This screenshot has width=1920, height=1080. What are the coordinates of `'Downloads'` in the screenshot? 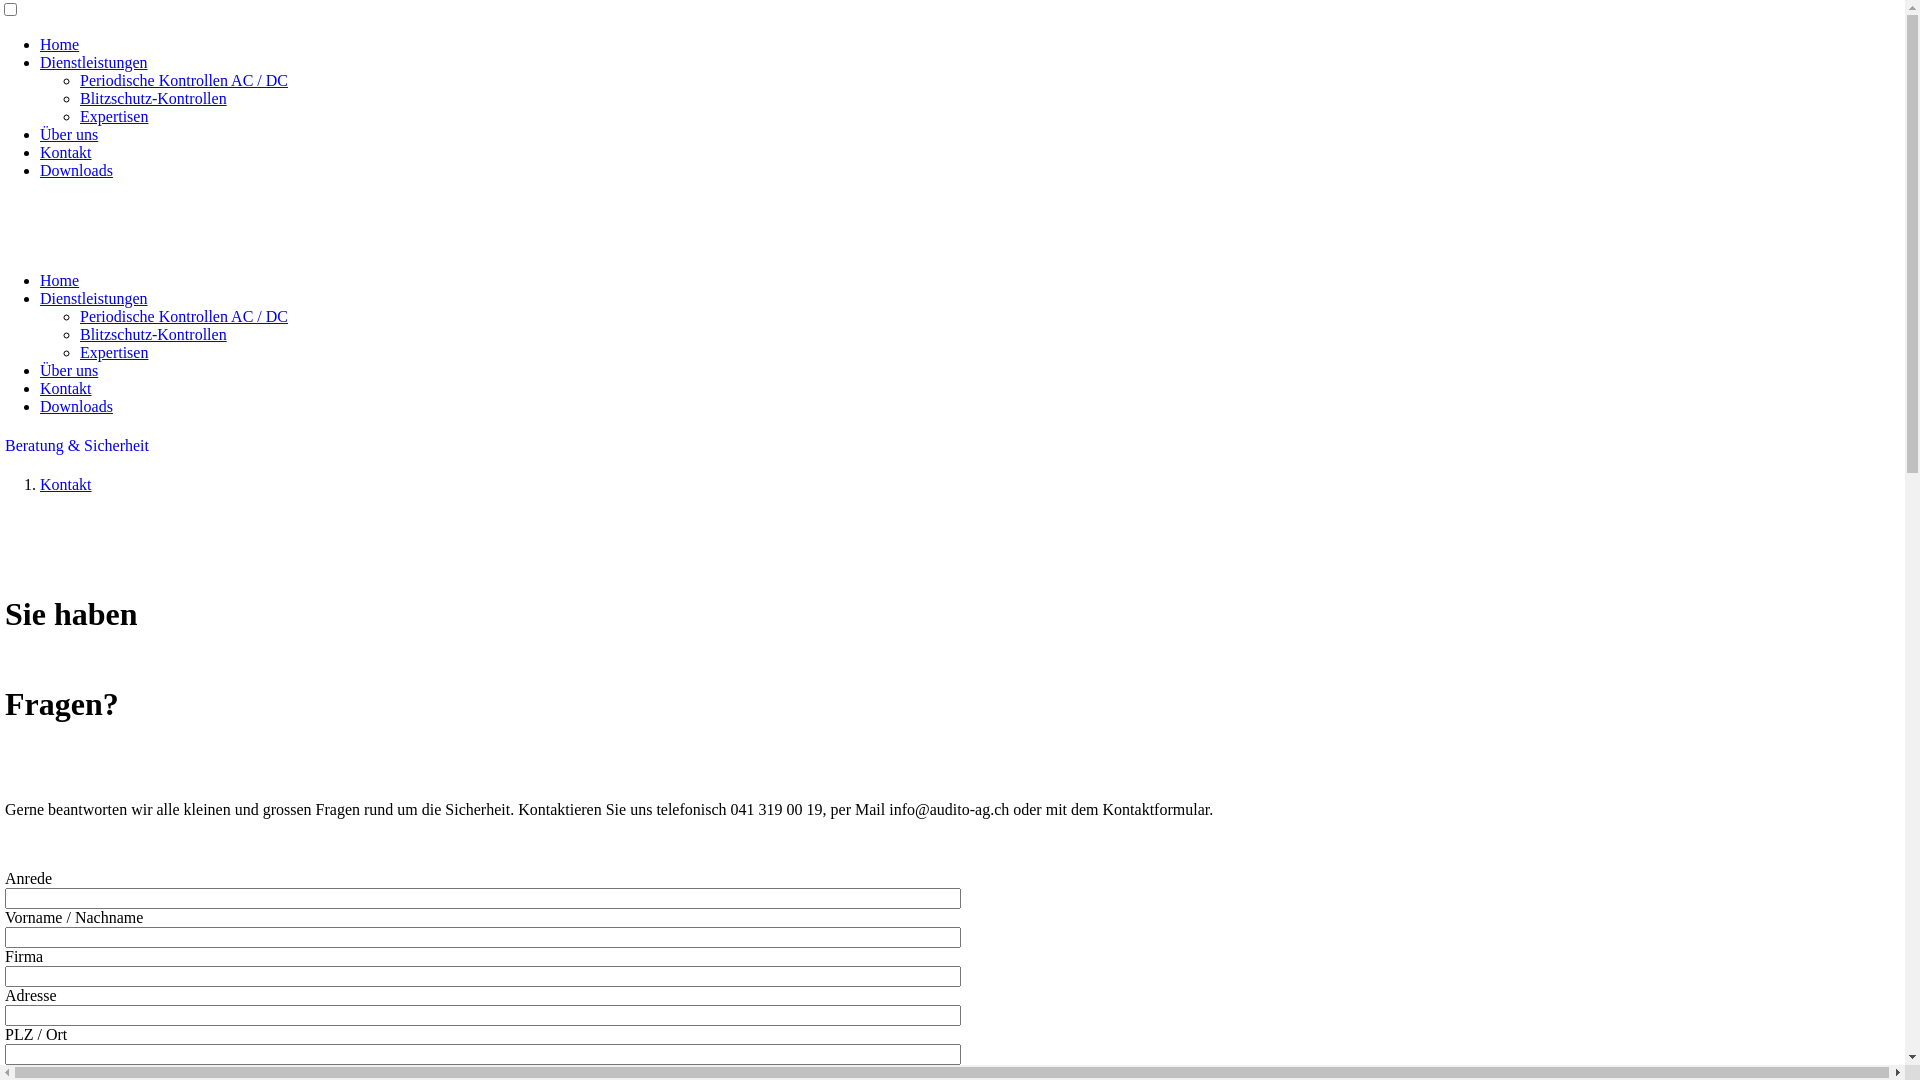 It's located at (76, 405).